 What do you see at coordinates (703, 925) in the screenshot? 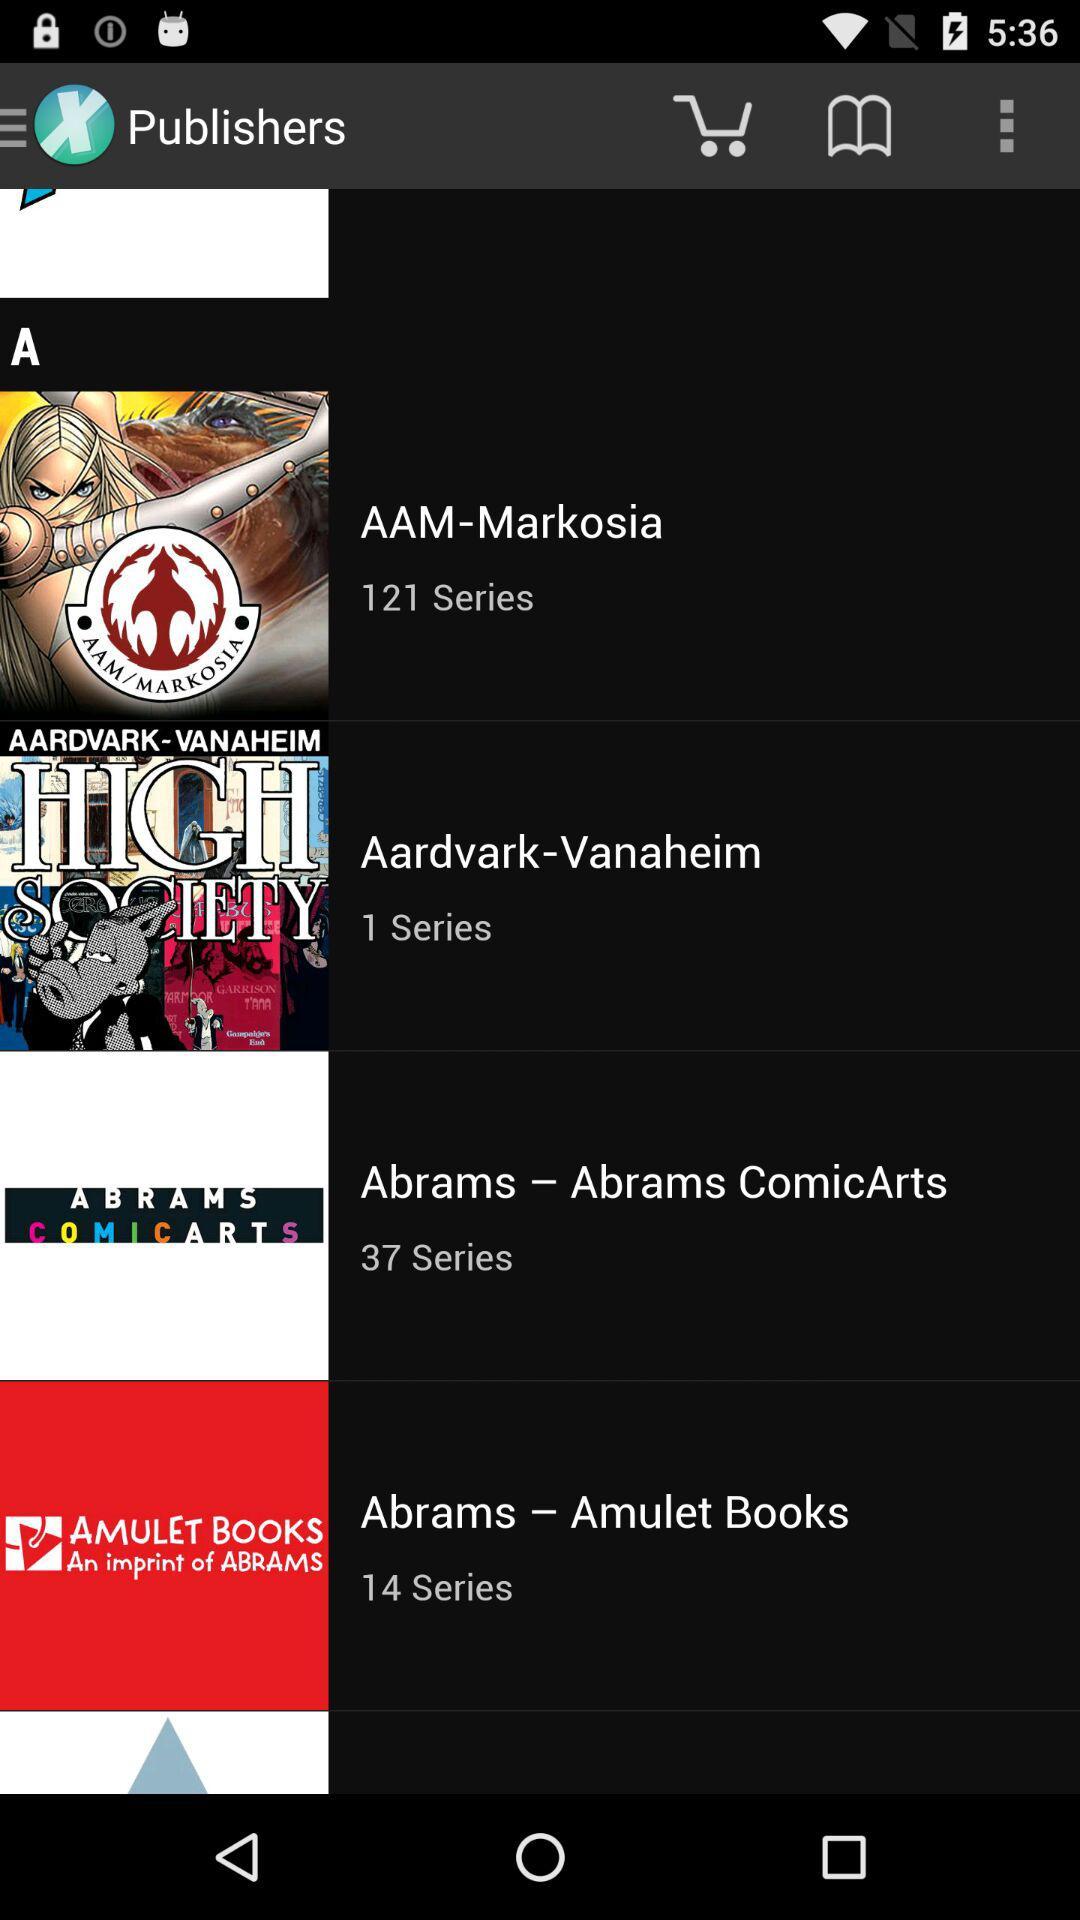
I see `1 series icon` at bounding box center [703, 925].